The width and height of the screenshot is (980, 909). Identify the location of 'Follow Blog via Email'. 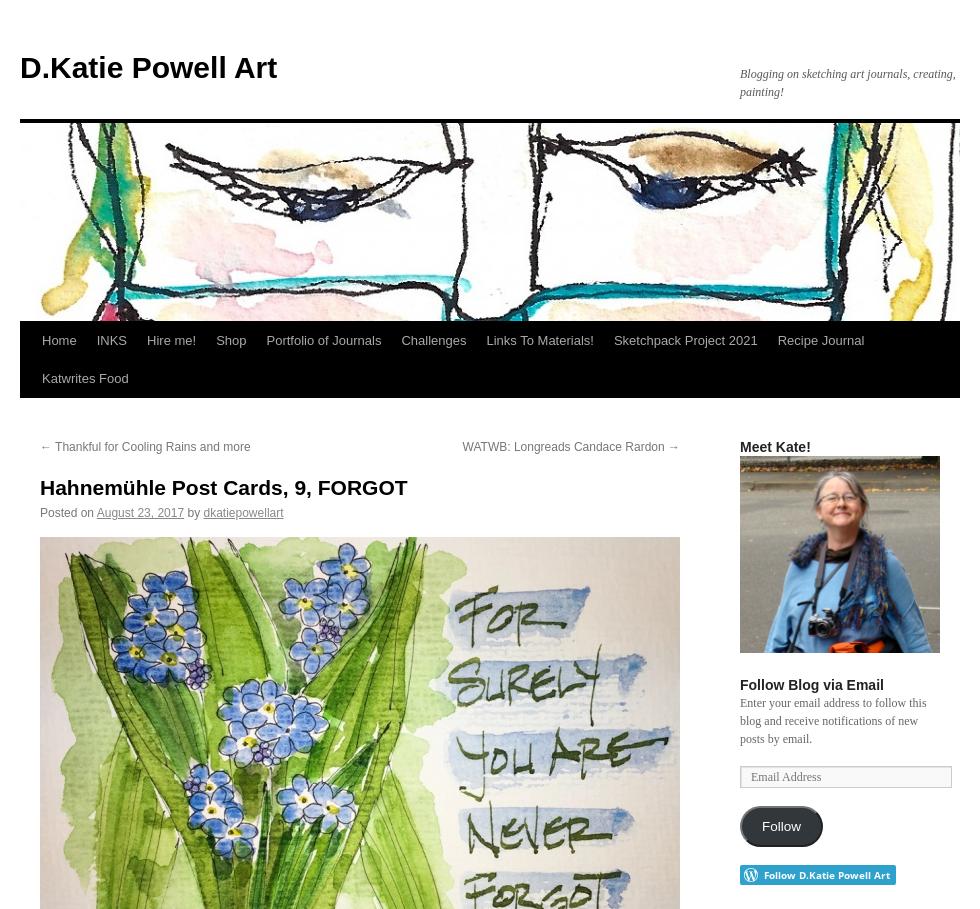
(811, 684).